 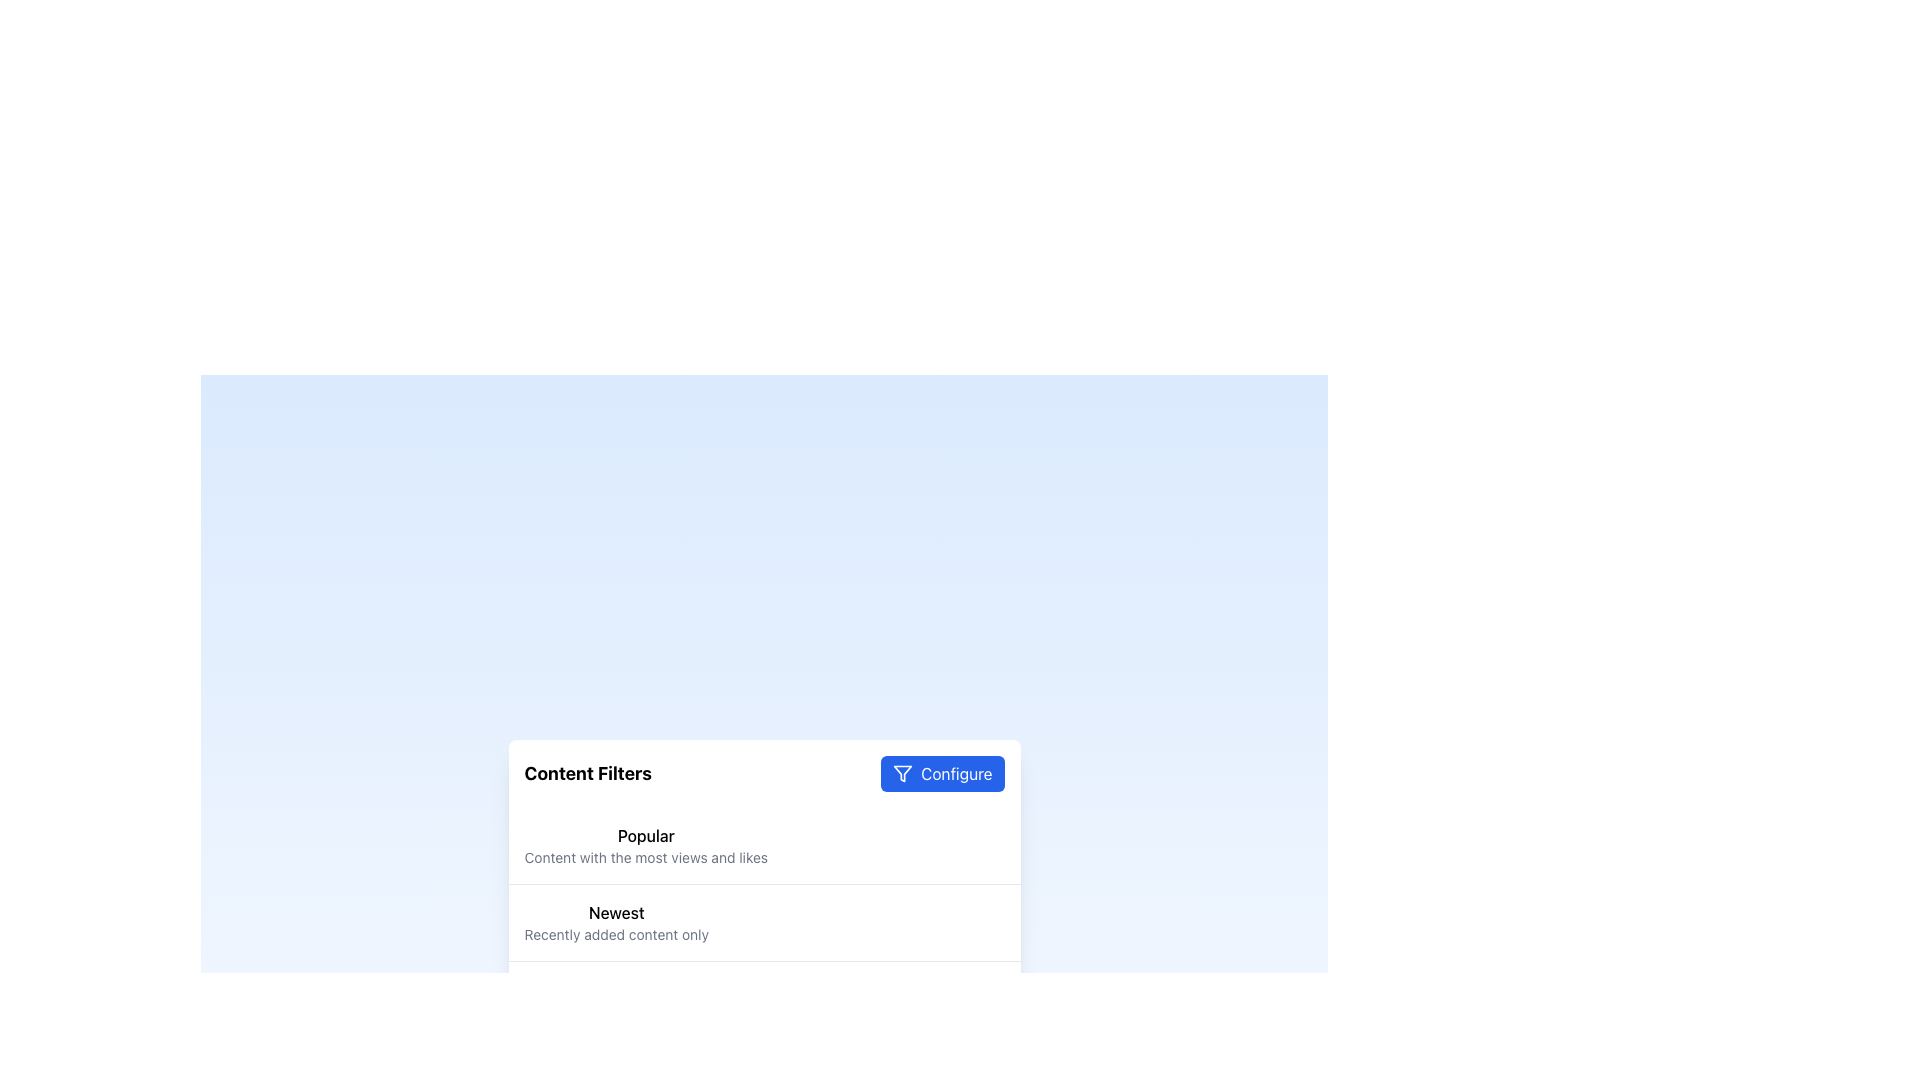 I want to click on the 'Newest' filter option, which is the second item in the list of filtering options, so click(x=763, y=922).